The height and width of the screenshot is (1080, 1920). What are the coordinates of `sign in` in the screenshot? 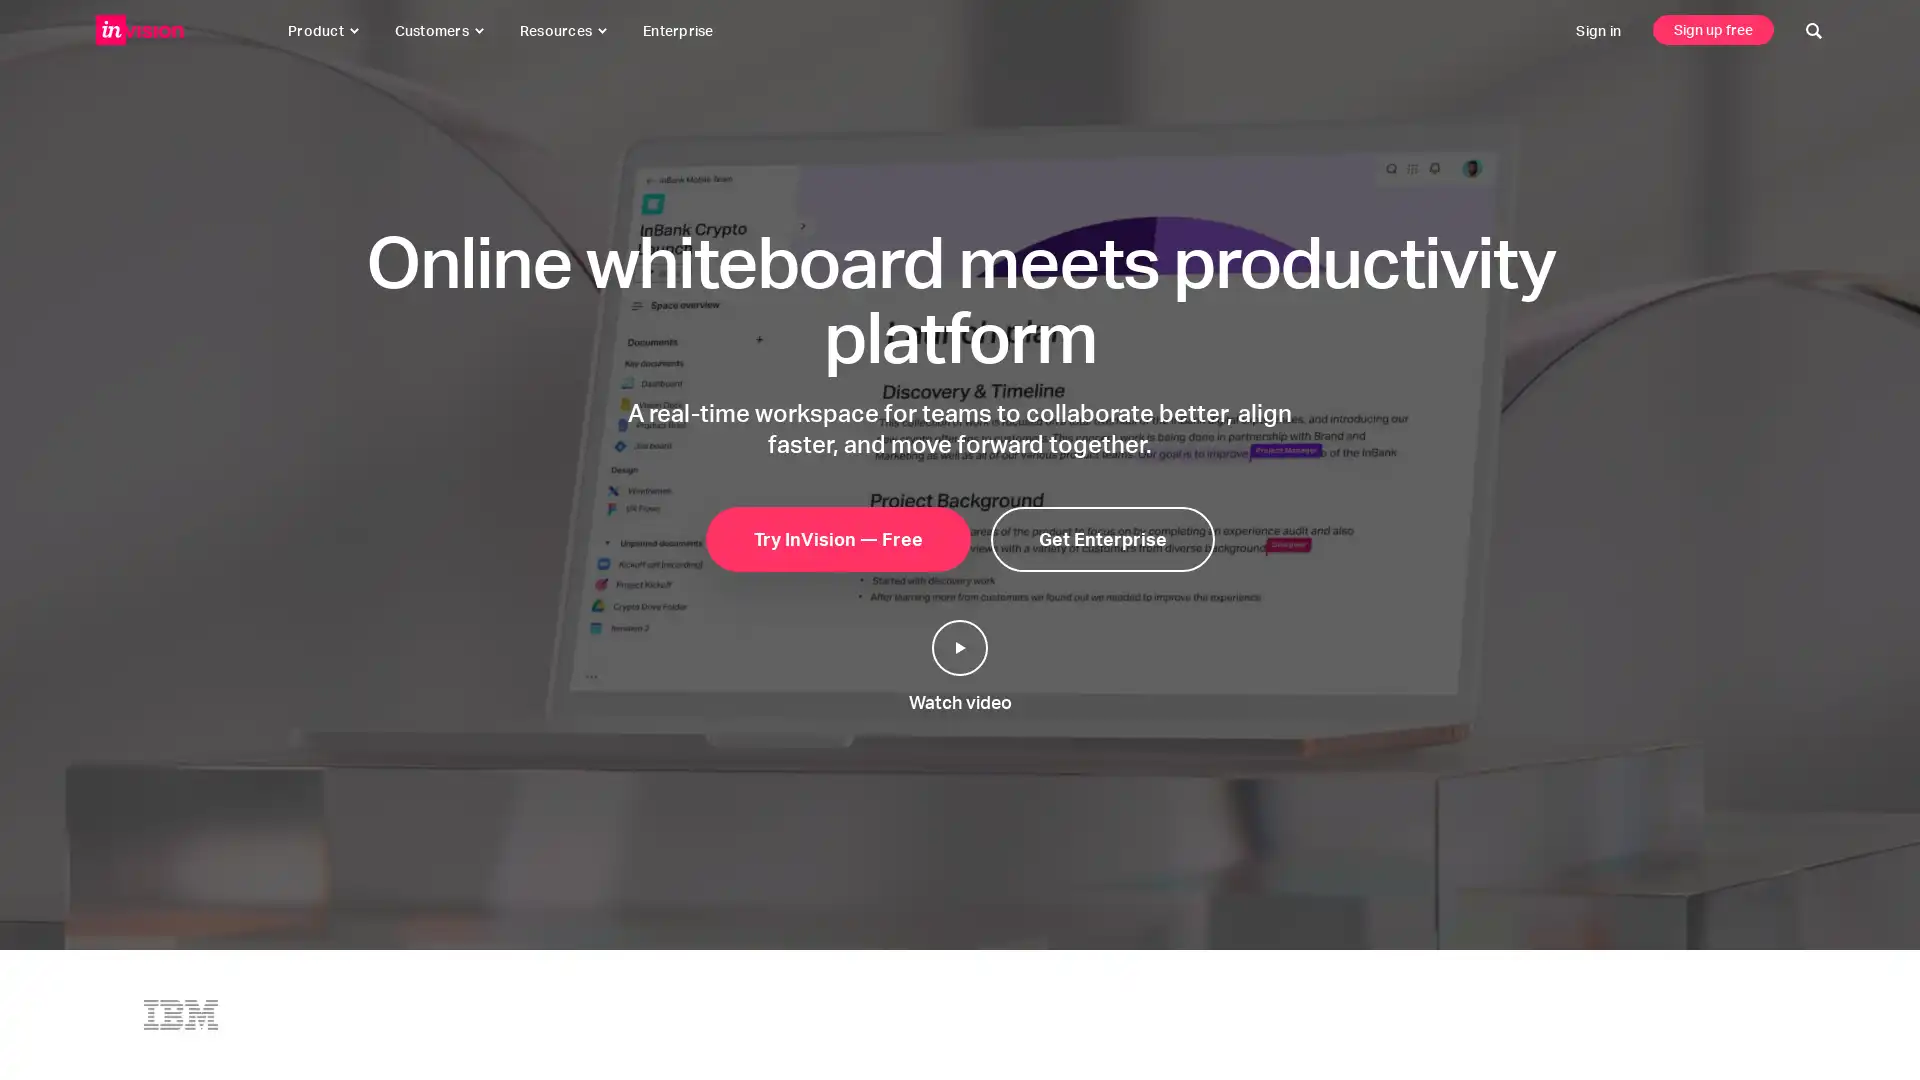 It's located at (1597, 30).